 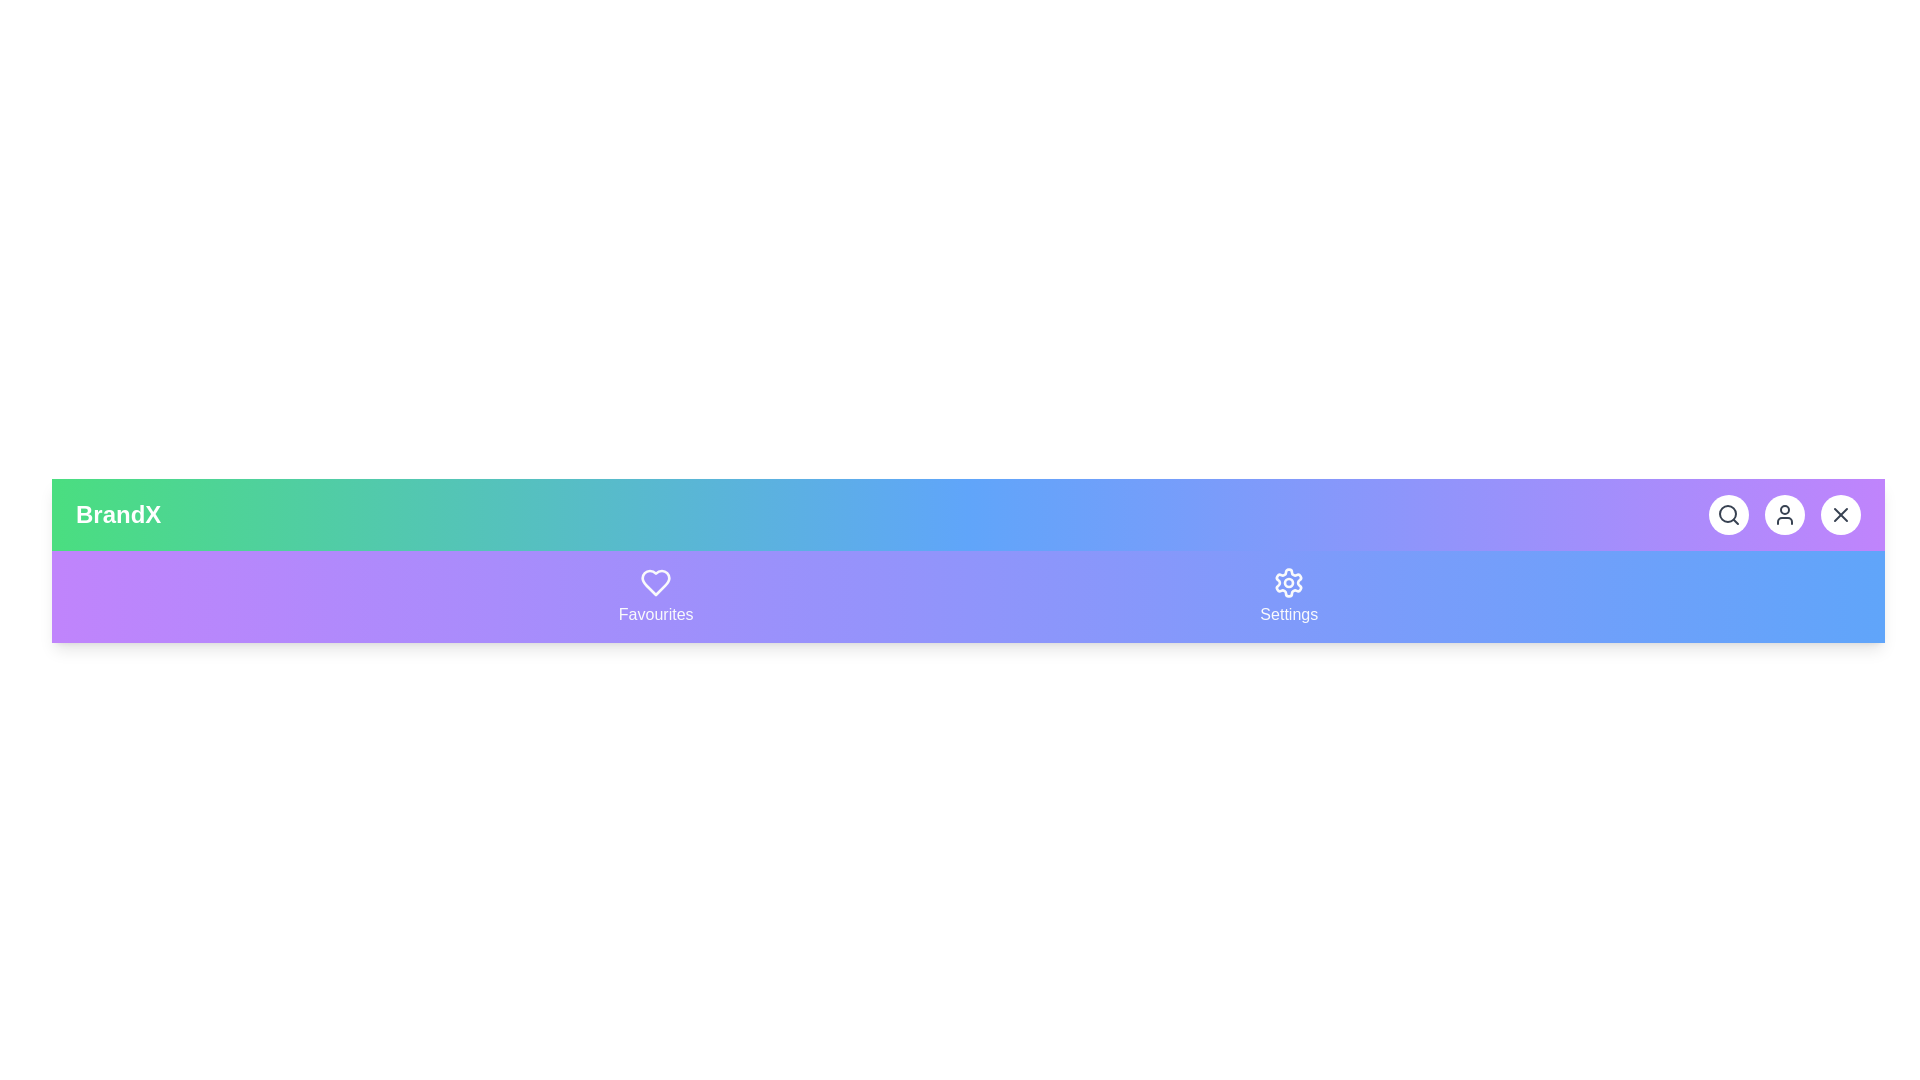 What do you see at coordinates (1840, 514) in the screenshot?
I see `the toggle button to change the menu state` at bounding box center [1840, 514].